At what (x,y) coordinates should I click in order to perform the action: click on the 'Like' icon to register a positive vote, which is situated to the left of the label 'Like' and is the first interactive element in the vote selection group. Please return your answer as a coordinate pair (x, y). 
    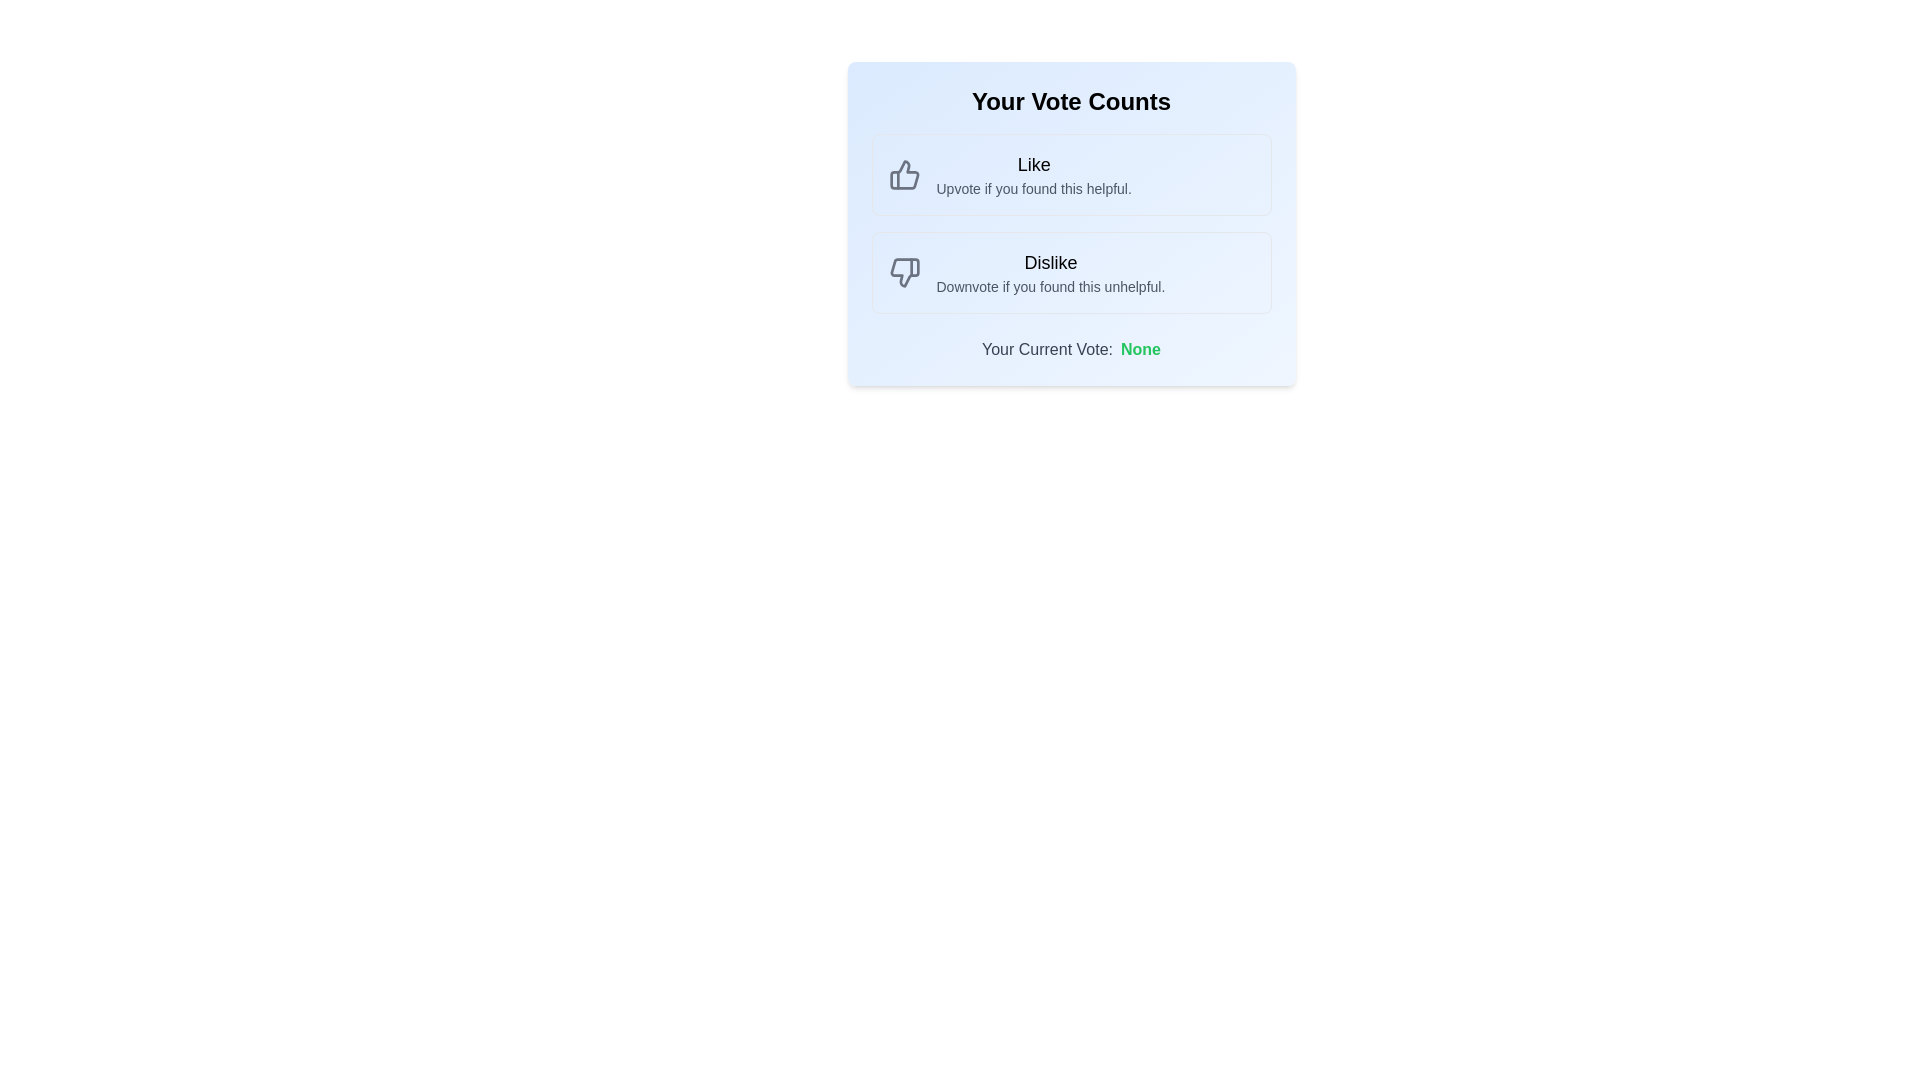
    Looking at the image, I should click on (902, 173).